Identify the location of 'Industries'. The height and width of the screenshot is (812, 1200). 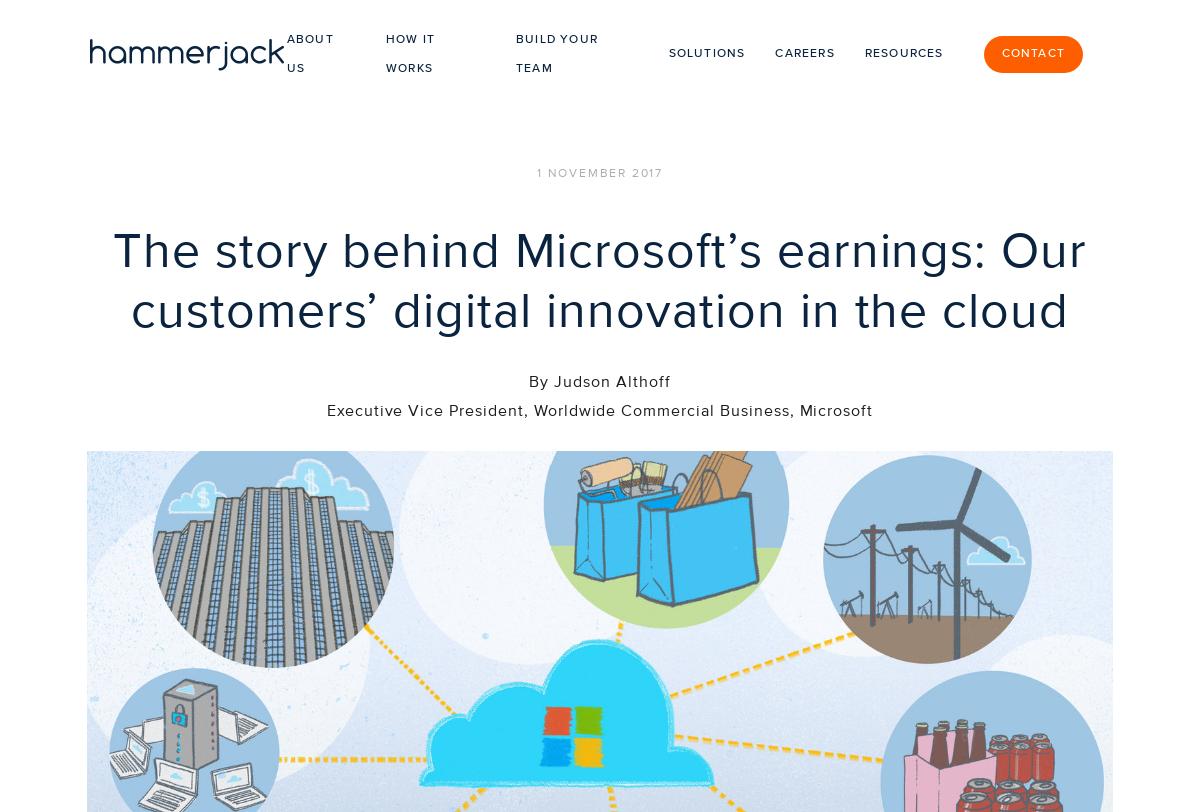
(785, 742).